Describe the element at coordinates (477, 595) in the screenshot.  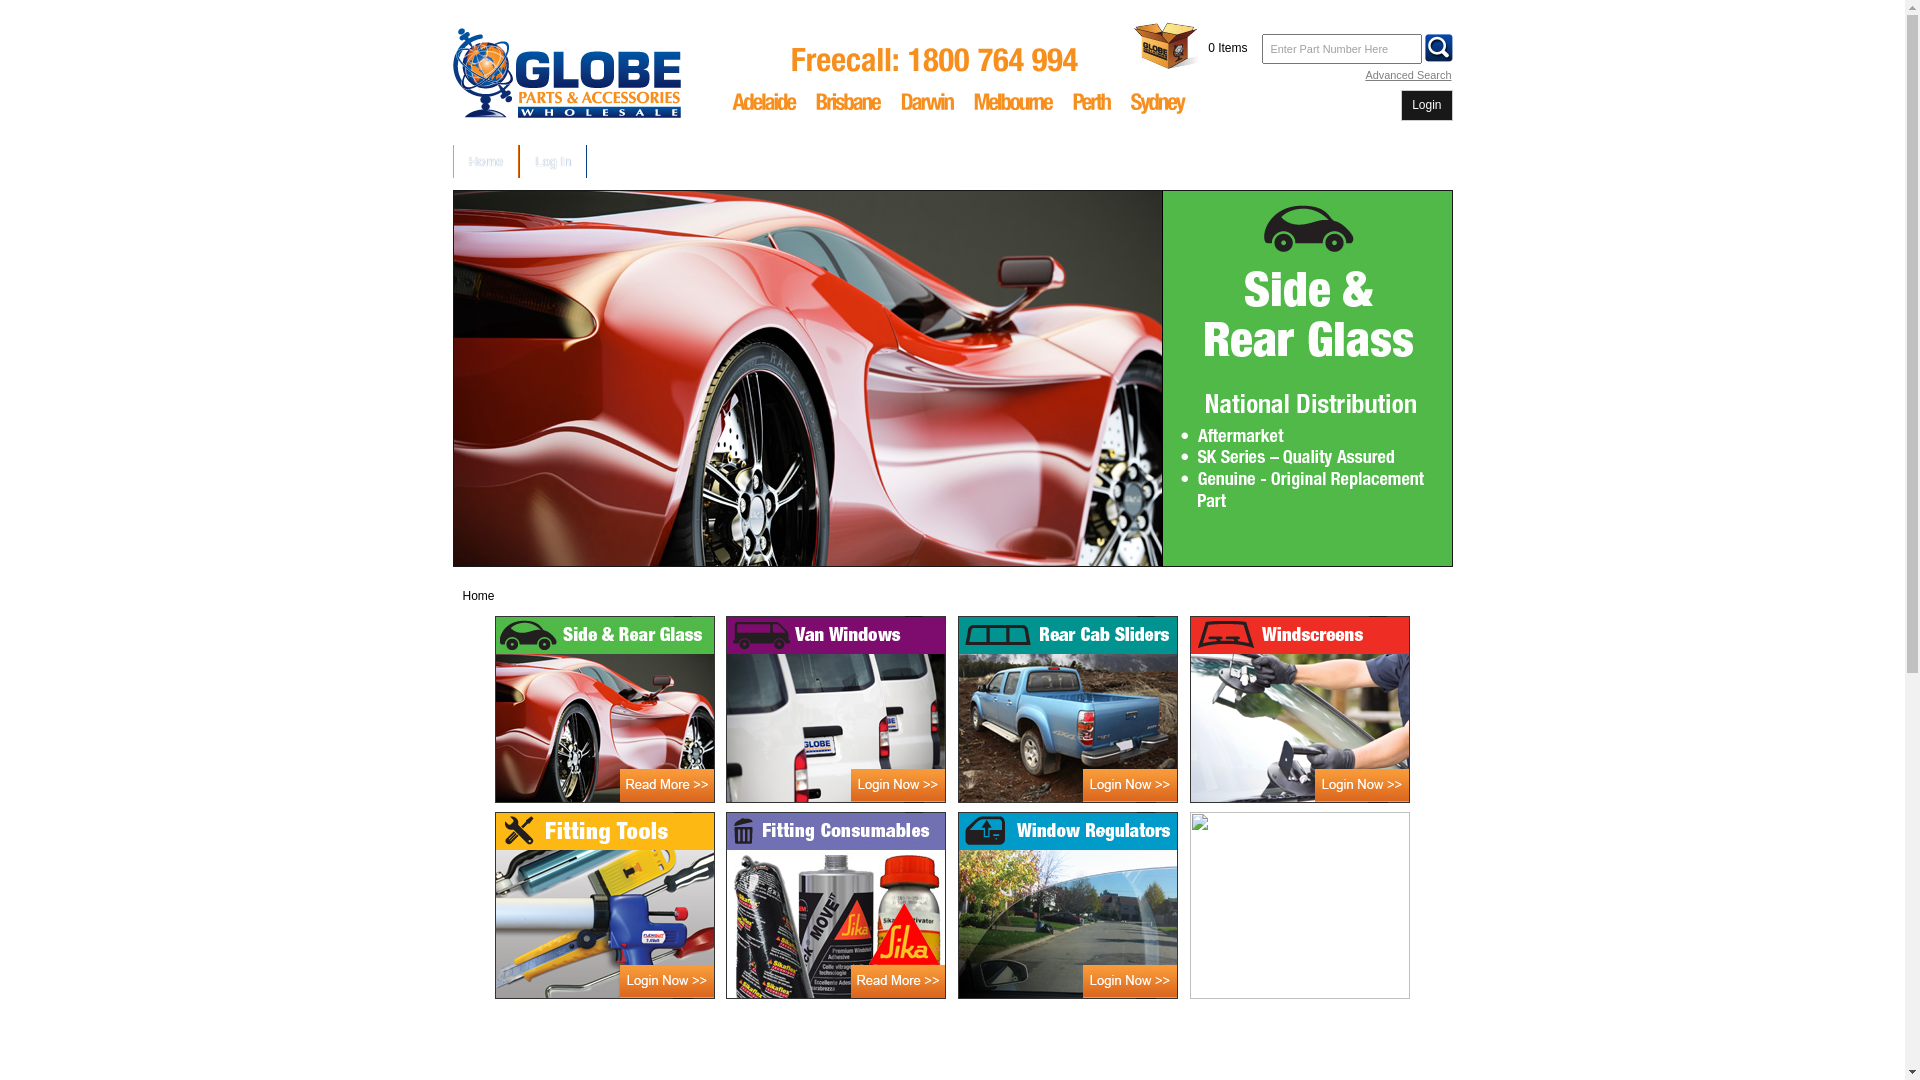
I see `'Home'` at that location.